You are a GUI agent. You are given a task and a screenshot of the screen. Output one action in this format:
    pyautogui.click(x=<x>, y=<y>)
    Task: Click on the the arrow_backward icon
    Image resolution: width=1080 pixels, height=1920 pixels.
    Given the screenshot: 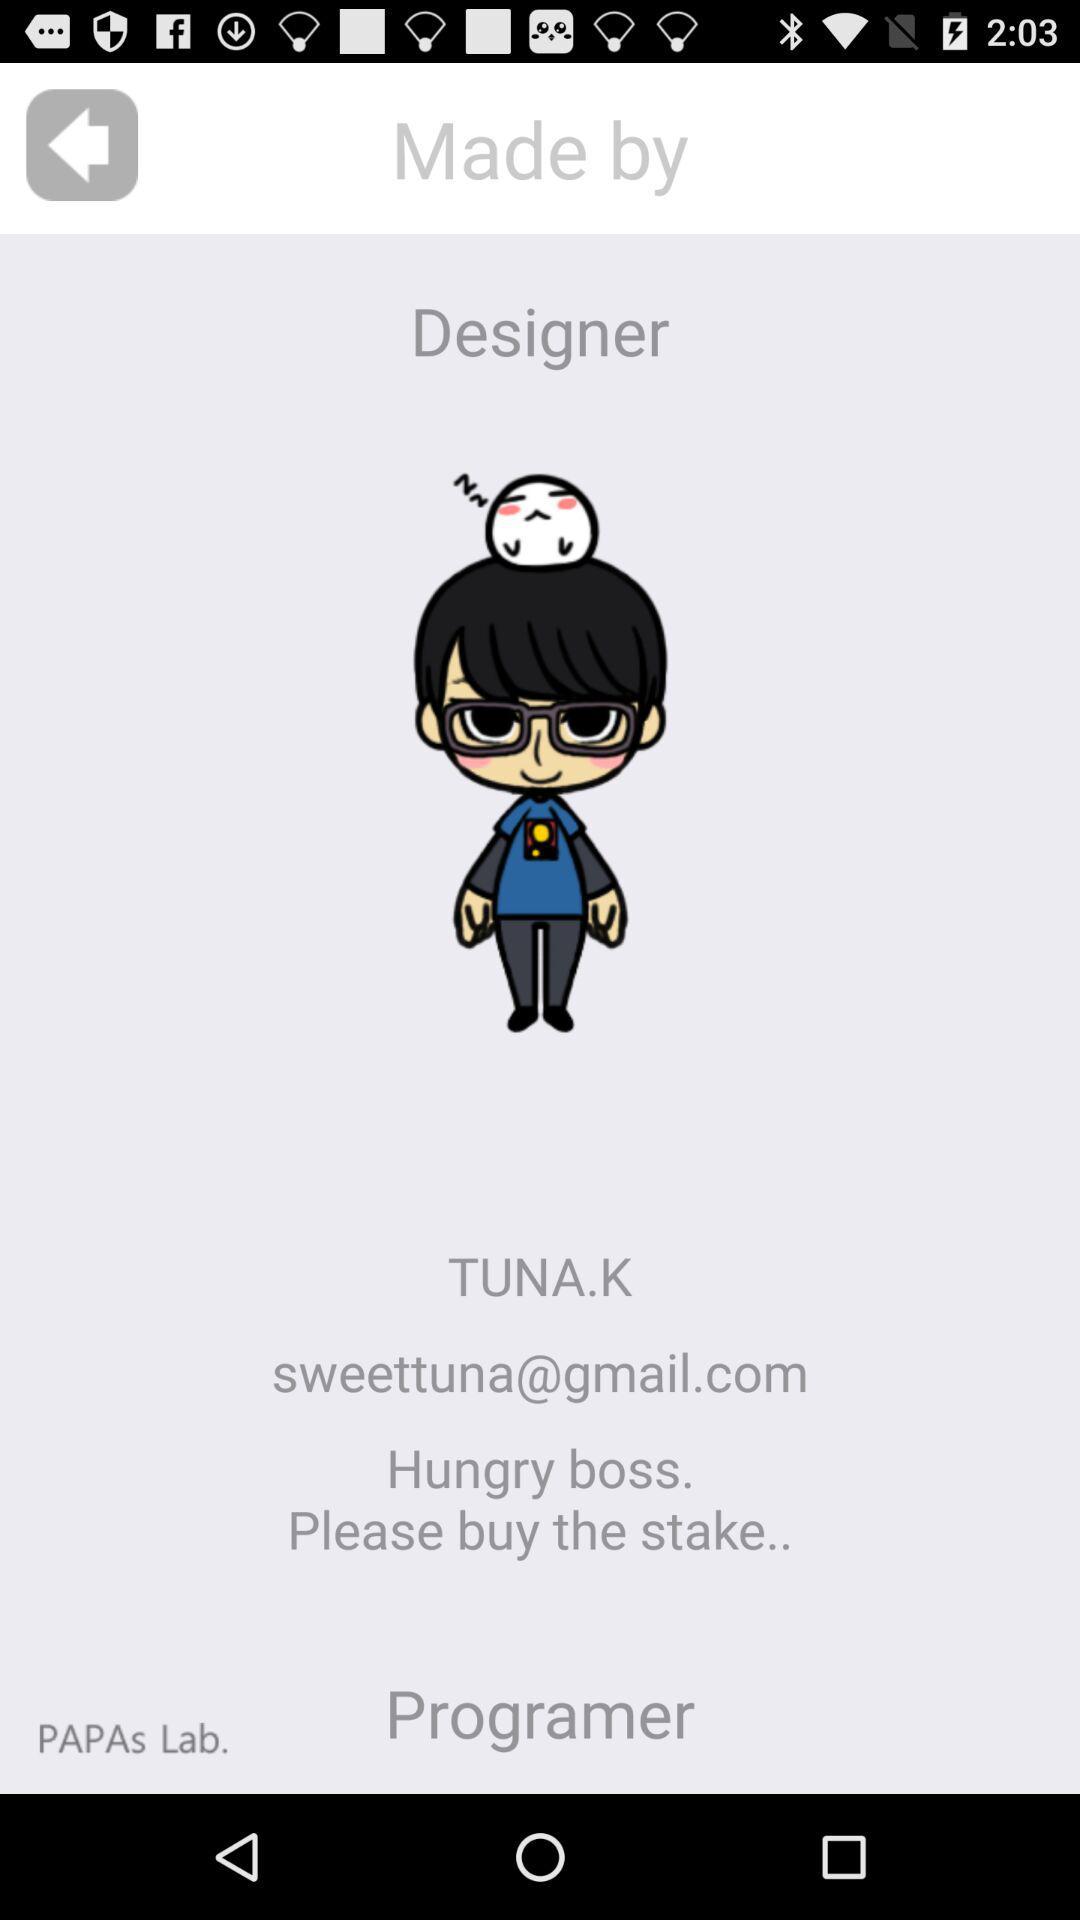 What is the action you would take?
    pyautogui.click(x=81, y=154)
    